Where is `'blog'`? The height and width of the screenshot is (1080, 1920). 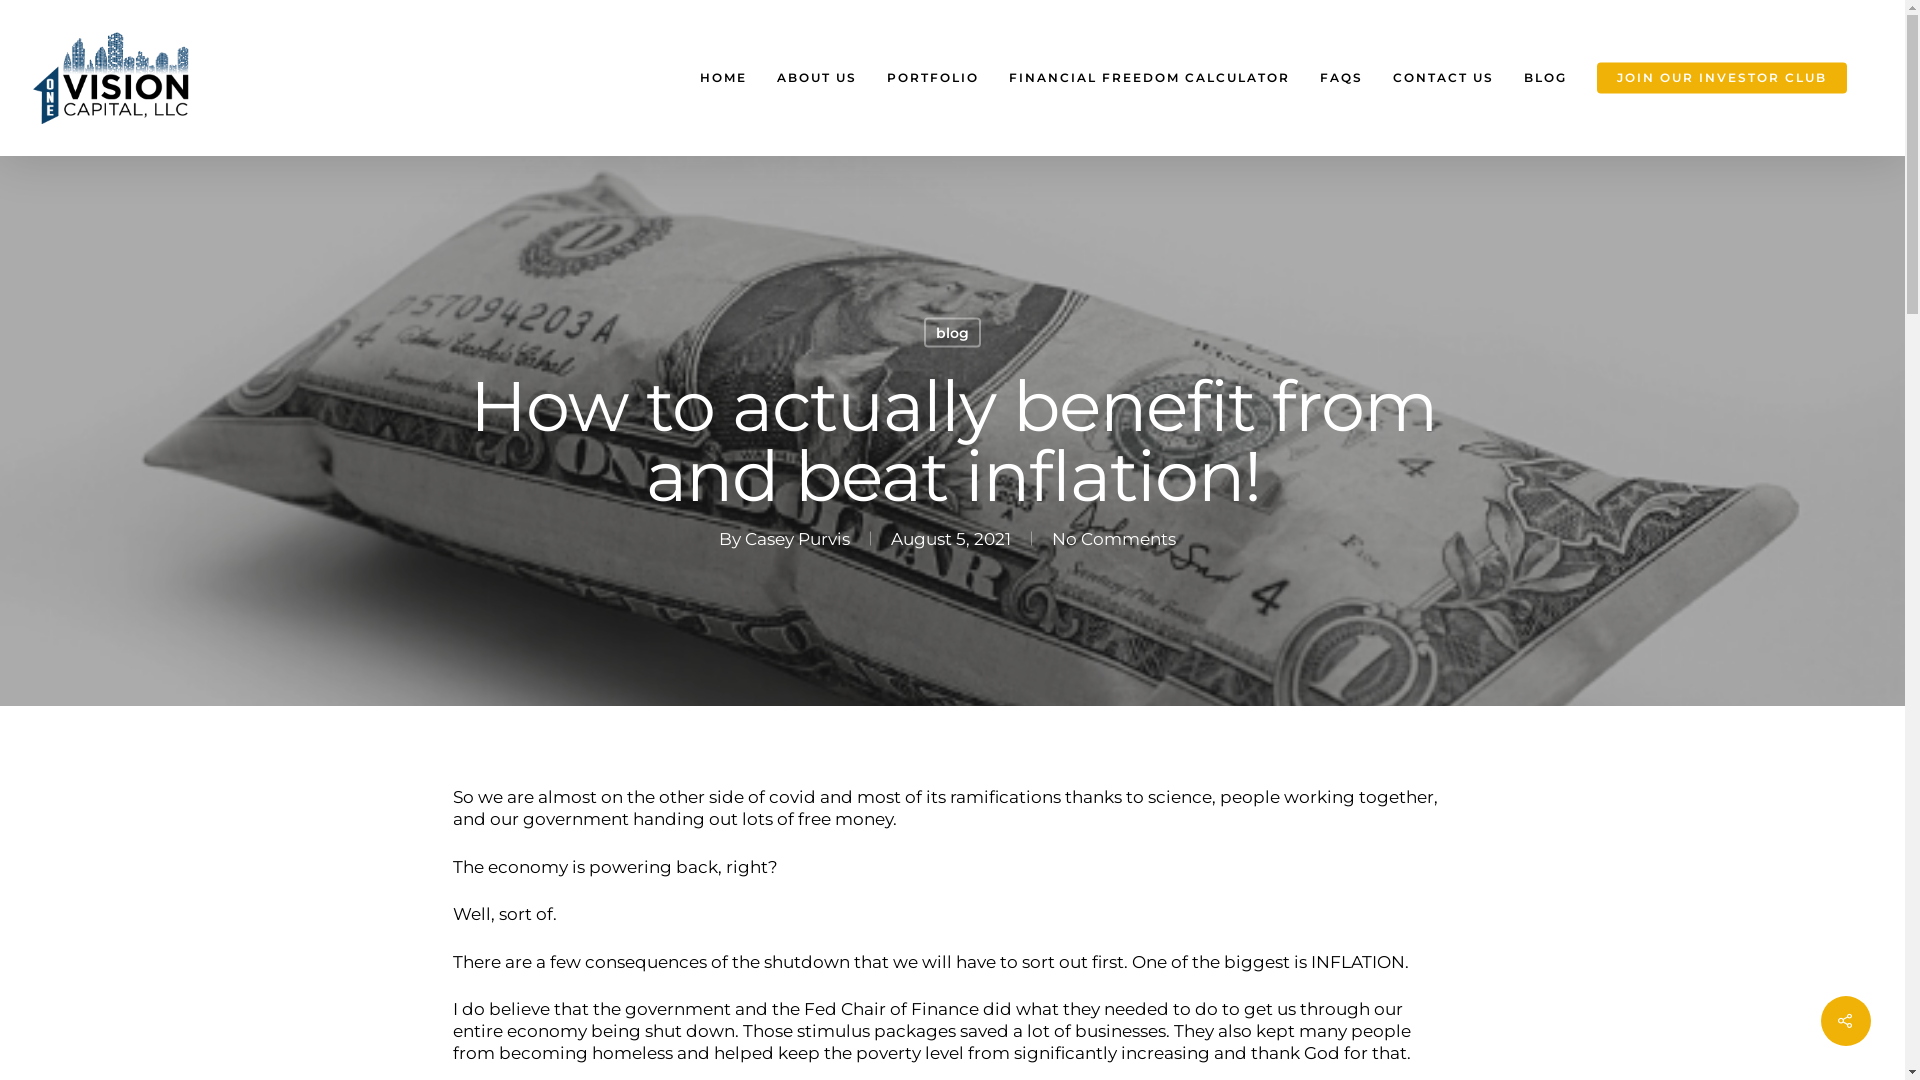 'blog' is located at coordinates (951, 331).